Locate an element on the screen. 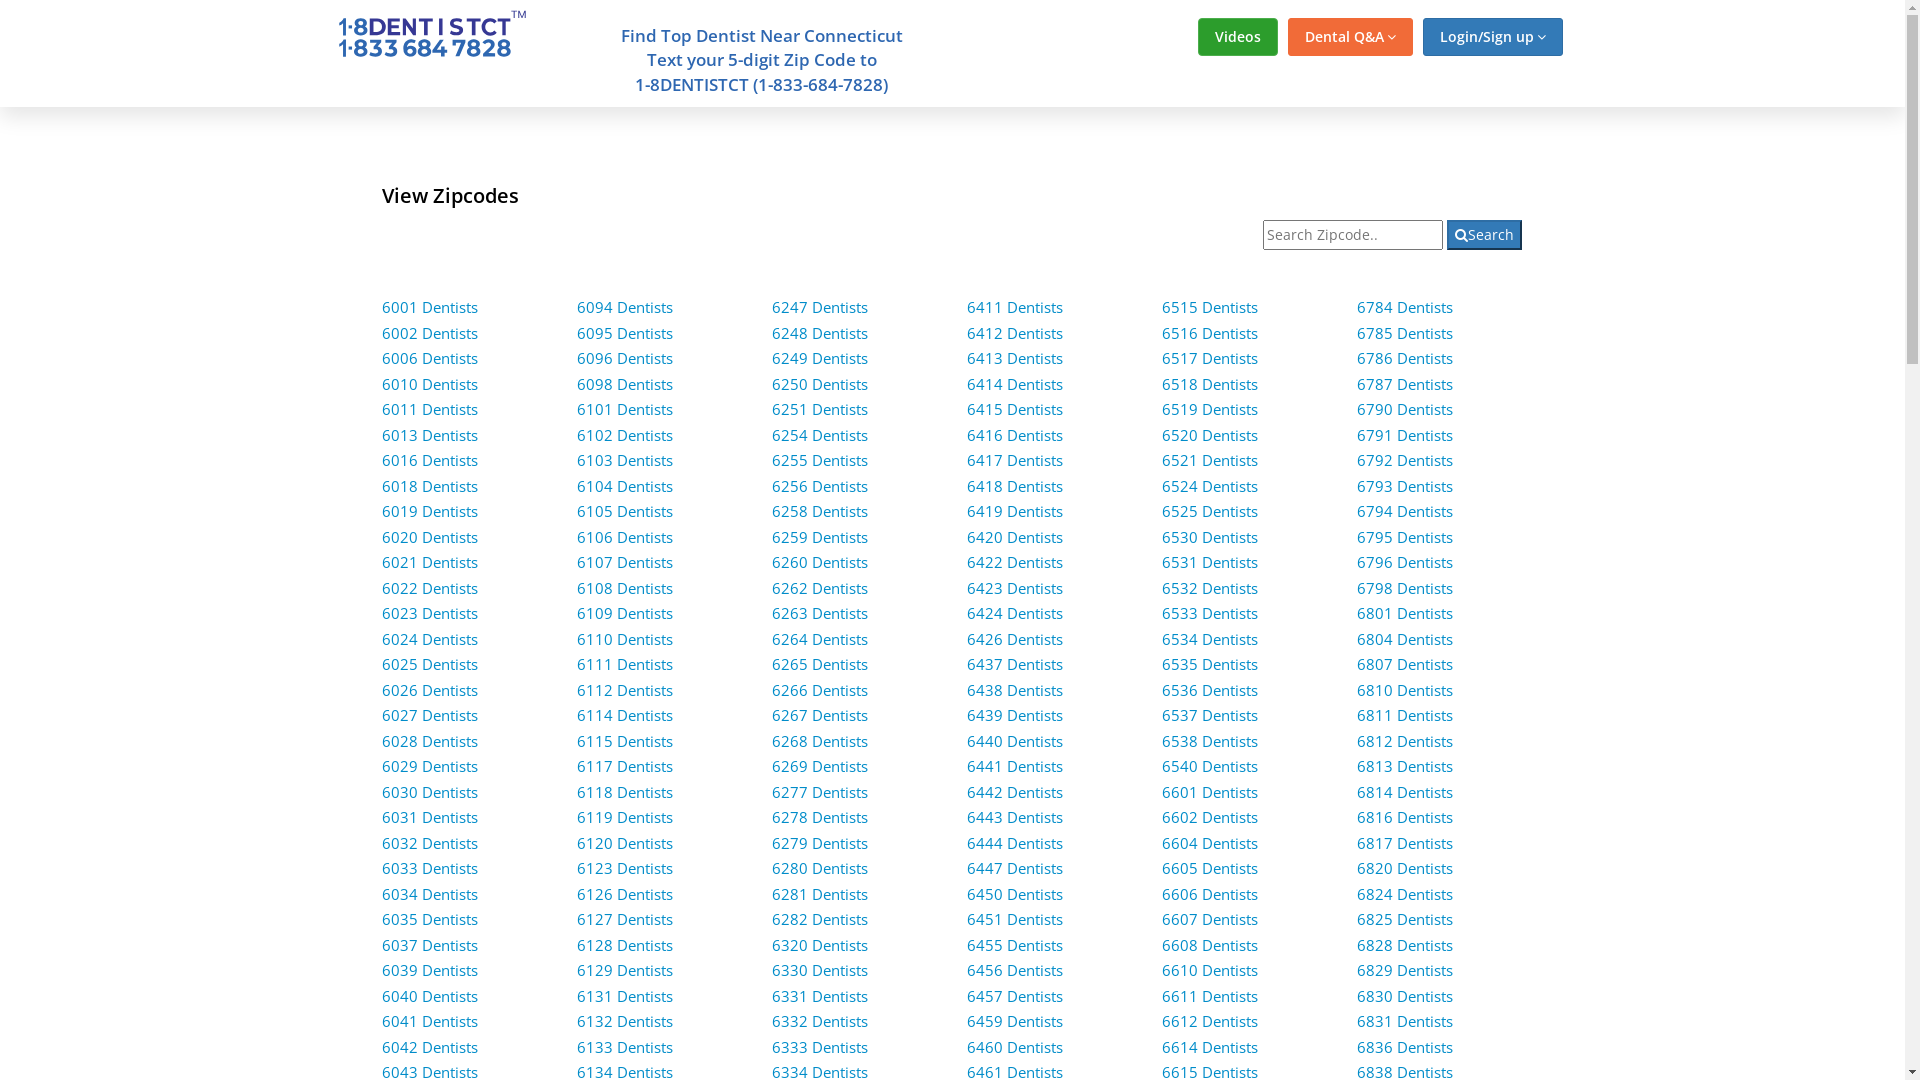 The height and width of the screenshot is (1080, 1920). '6029 Dentists' is located at coordinates (429, 765).